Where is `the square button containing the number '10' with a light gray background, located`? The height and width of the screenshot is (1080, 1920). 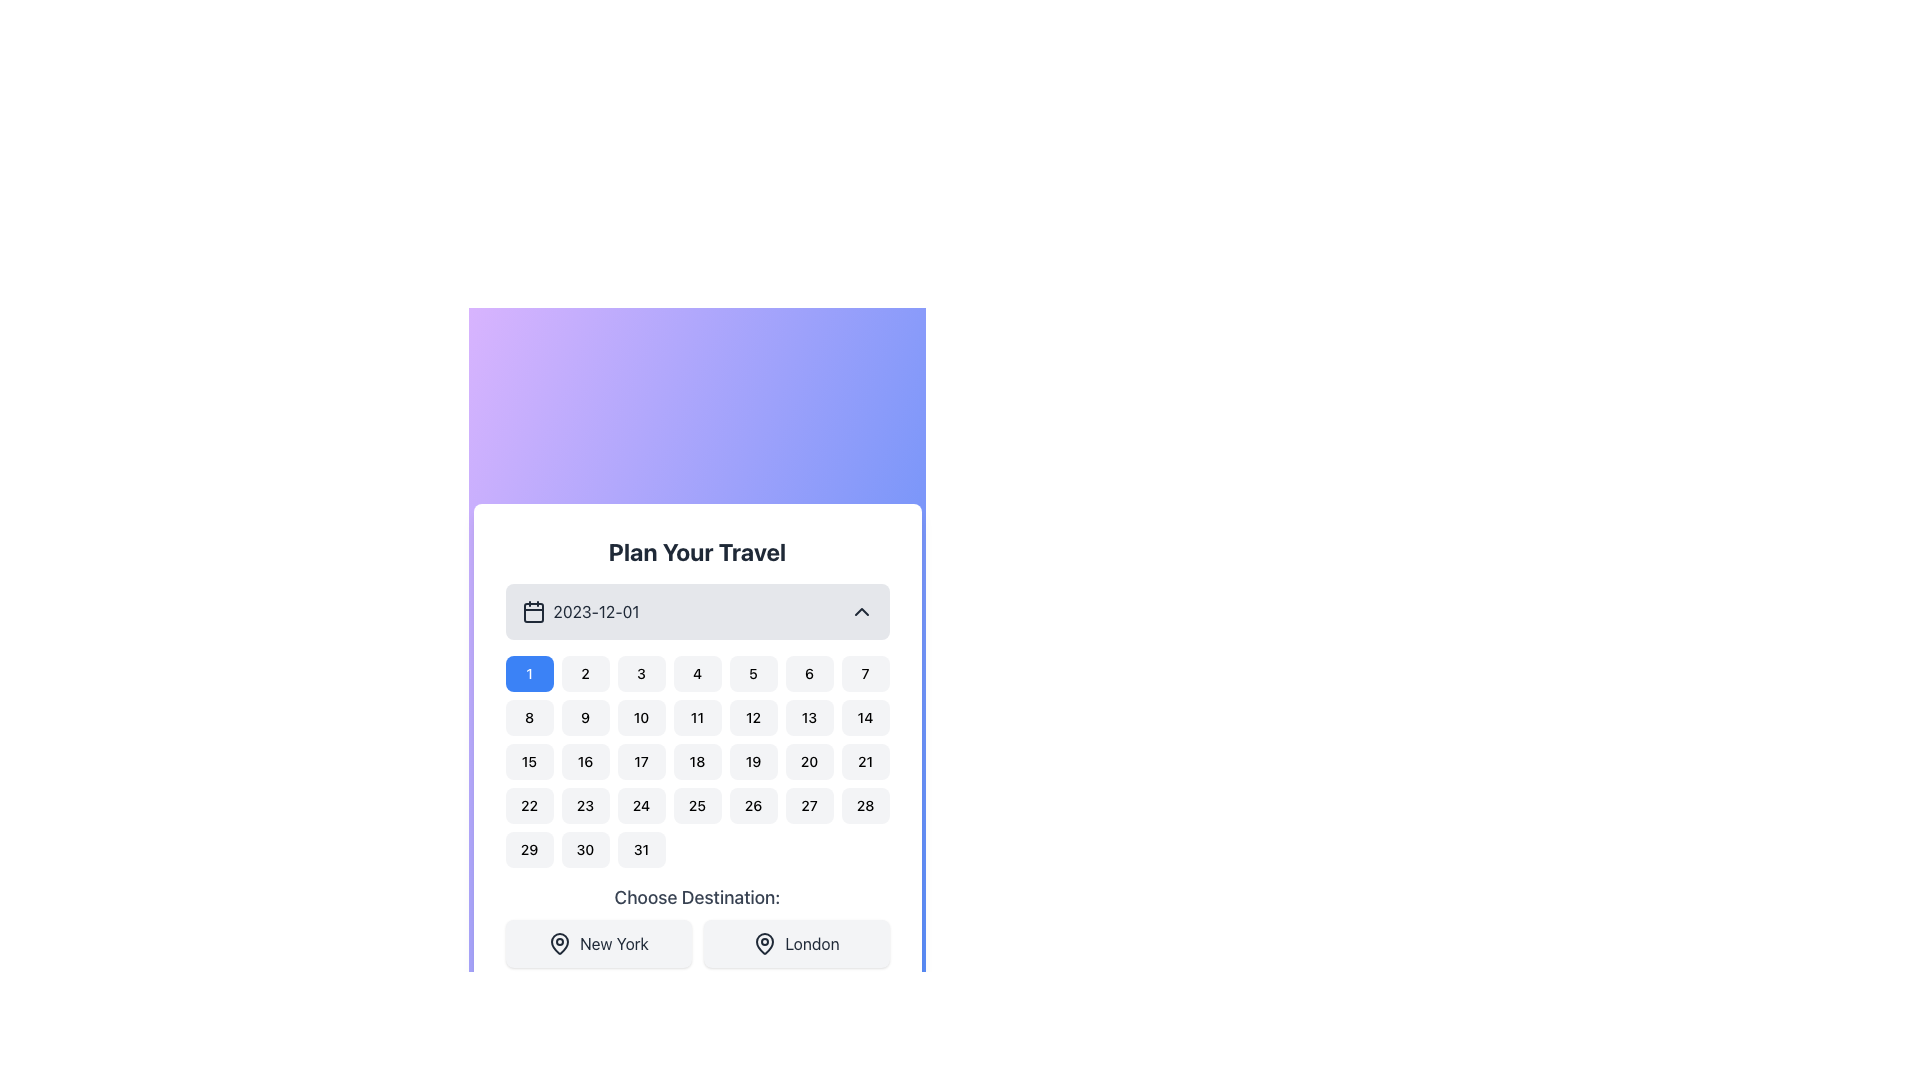 the square button containing the number '10' with a light gray background, located is located at coordinates (641, 716).